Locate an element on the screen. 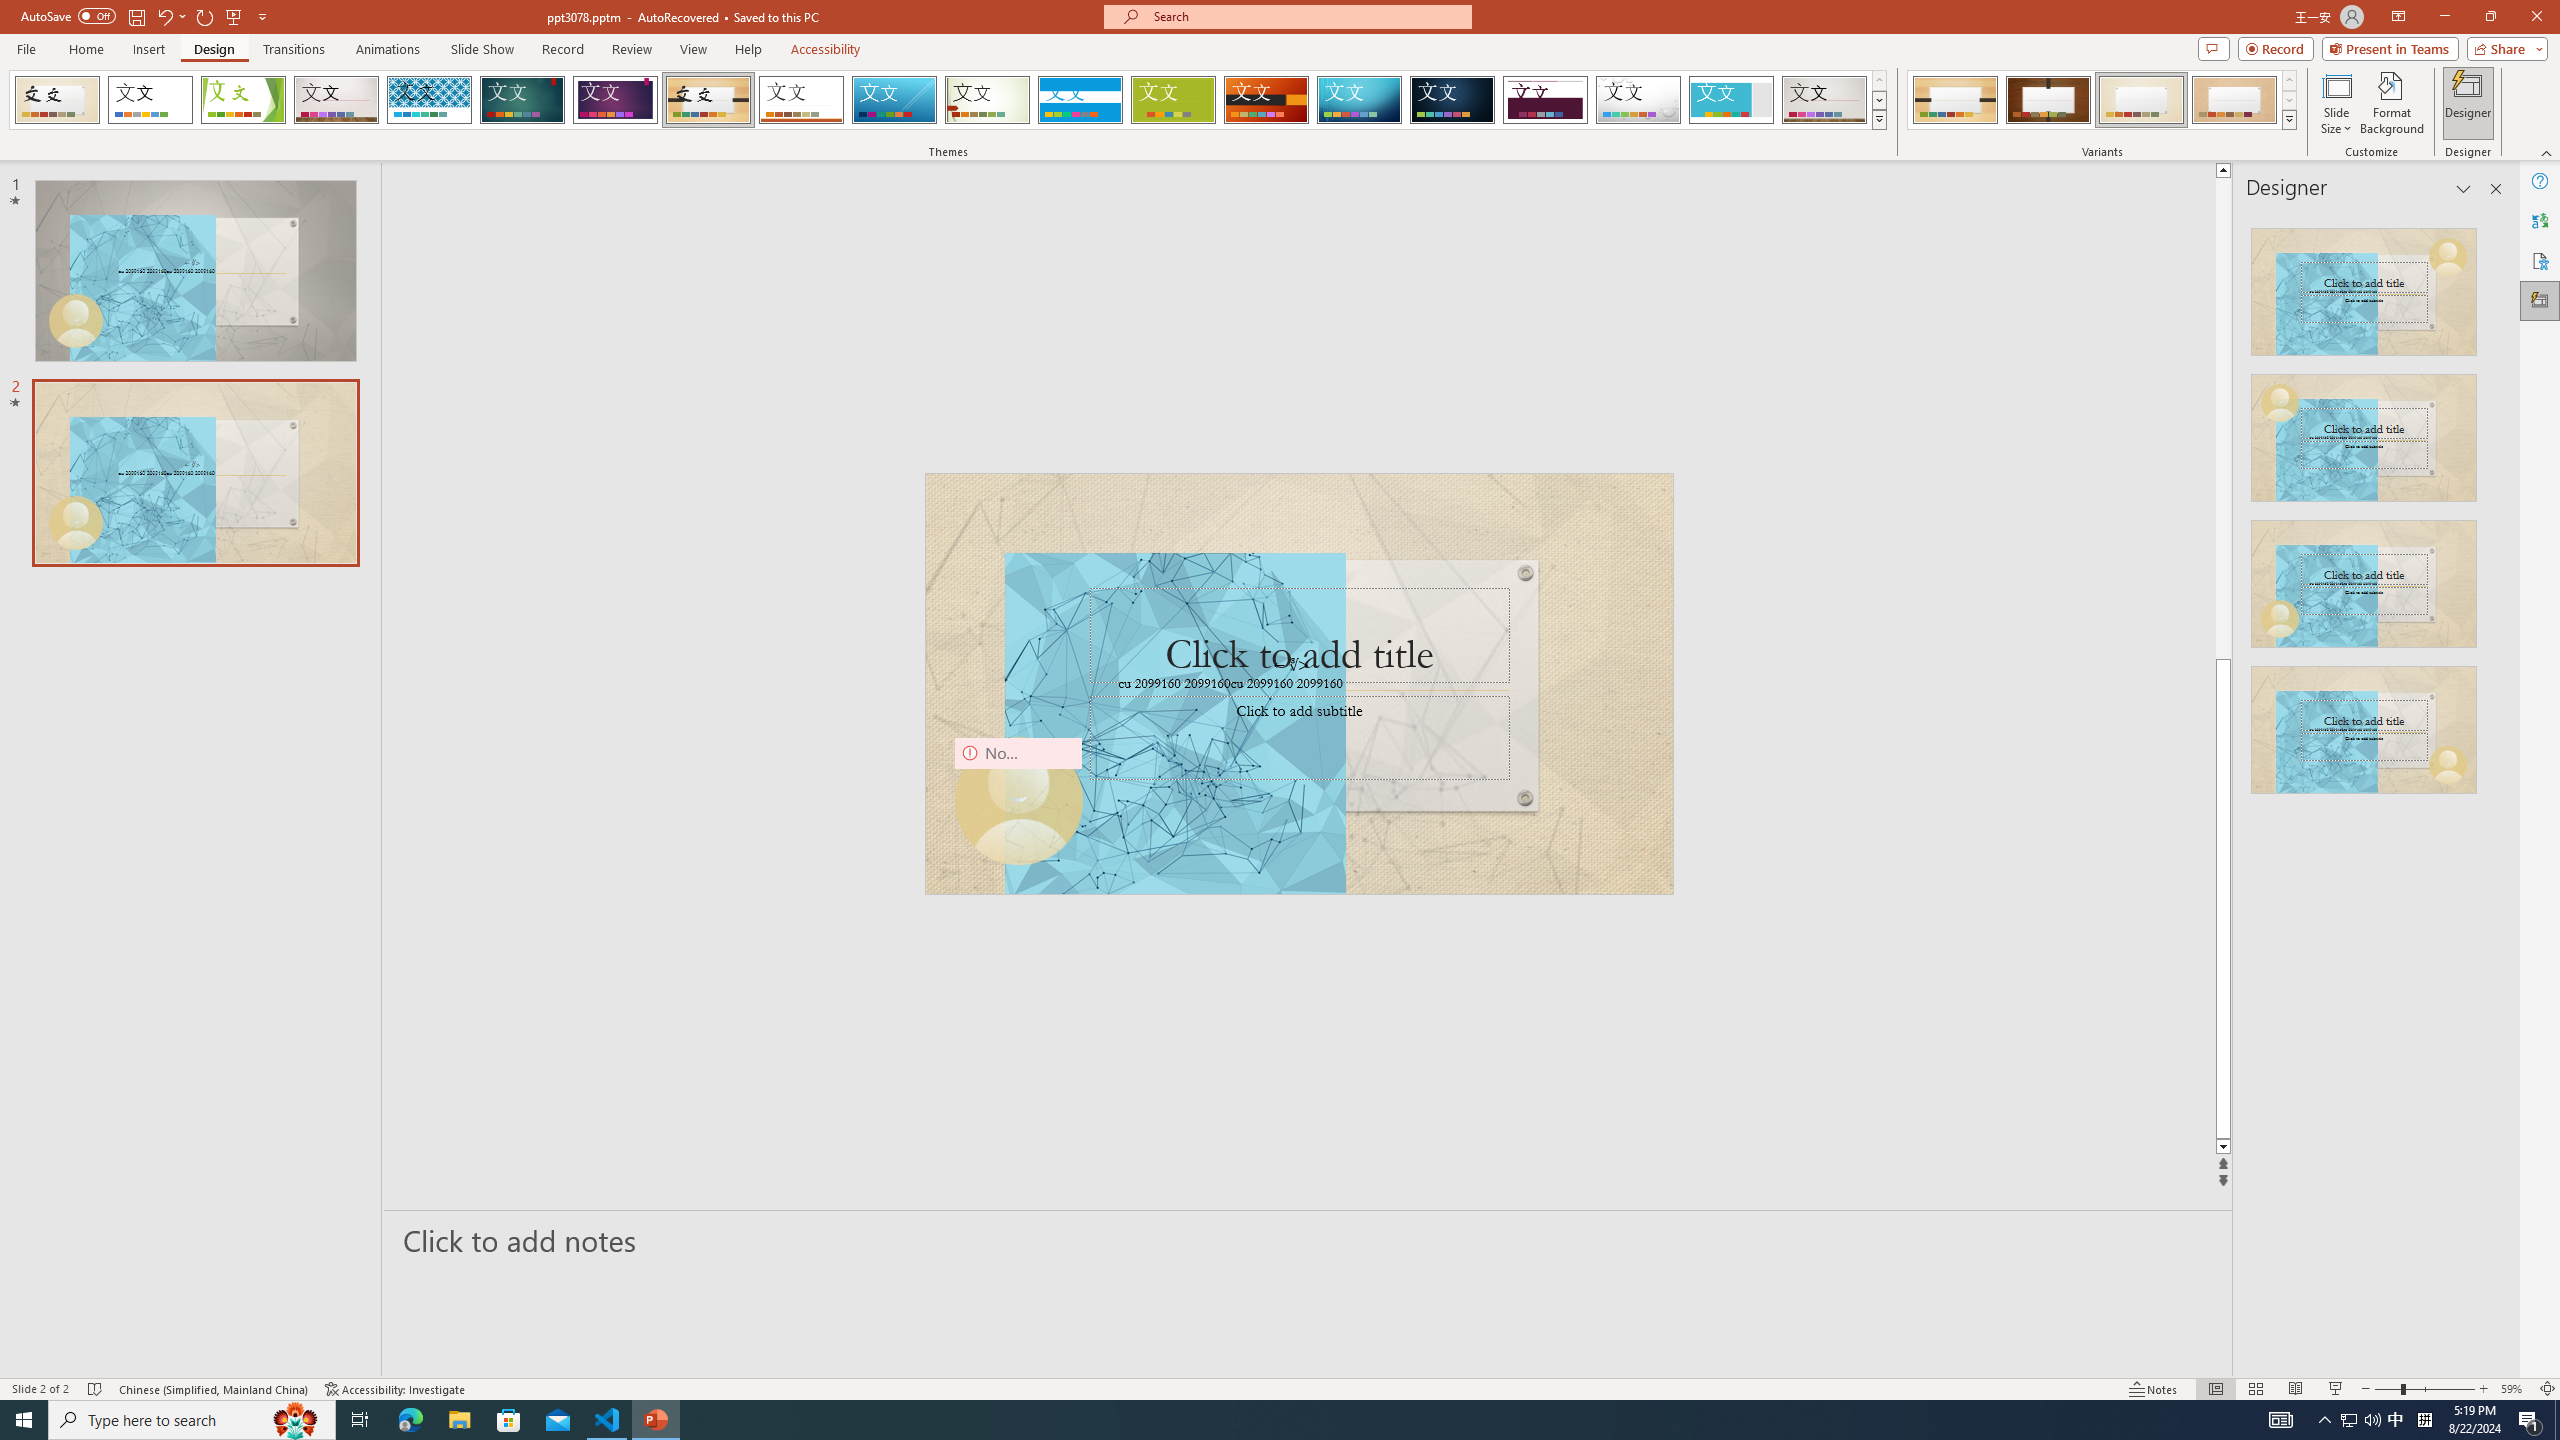 The image size is (2560, 1440). 'Organic Variant 2' is located at coordinates (2047, 99).